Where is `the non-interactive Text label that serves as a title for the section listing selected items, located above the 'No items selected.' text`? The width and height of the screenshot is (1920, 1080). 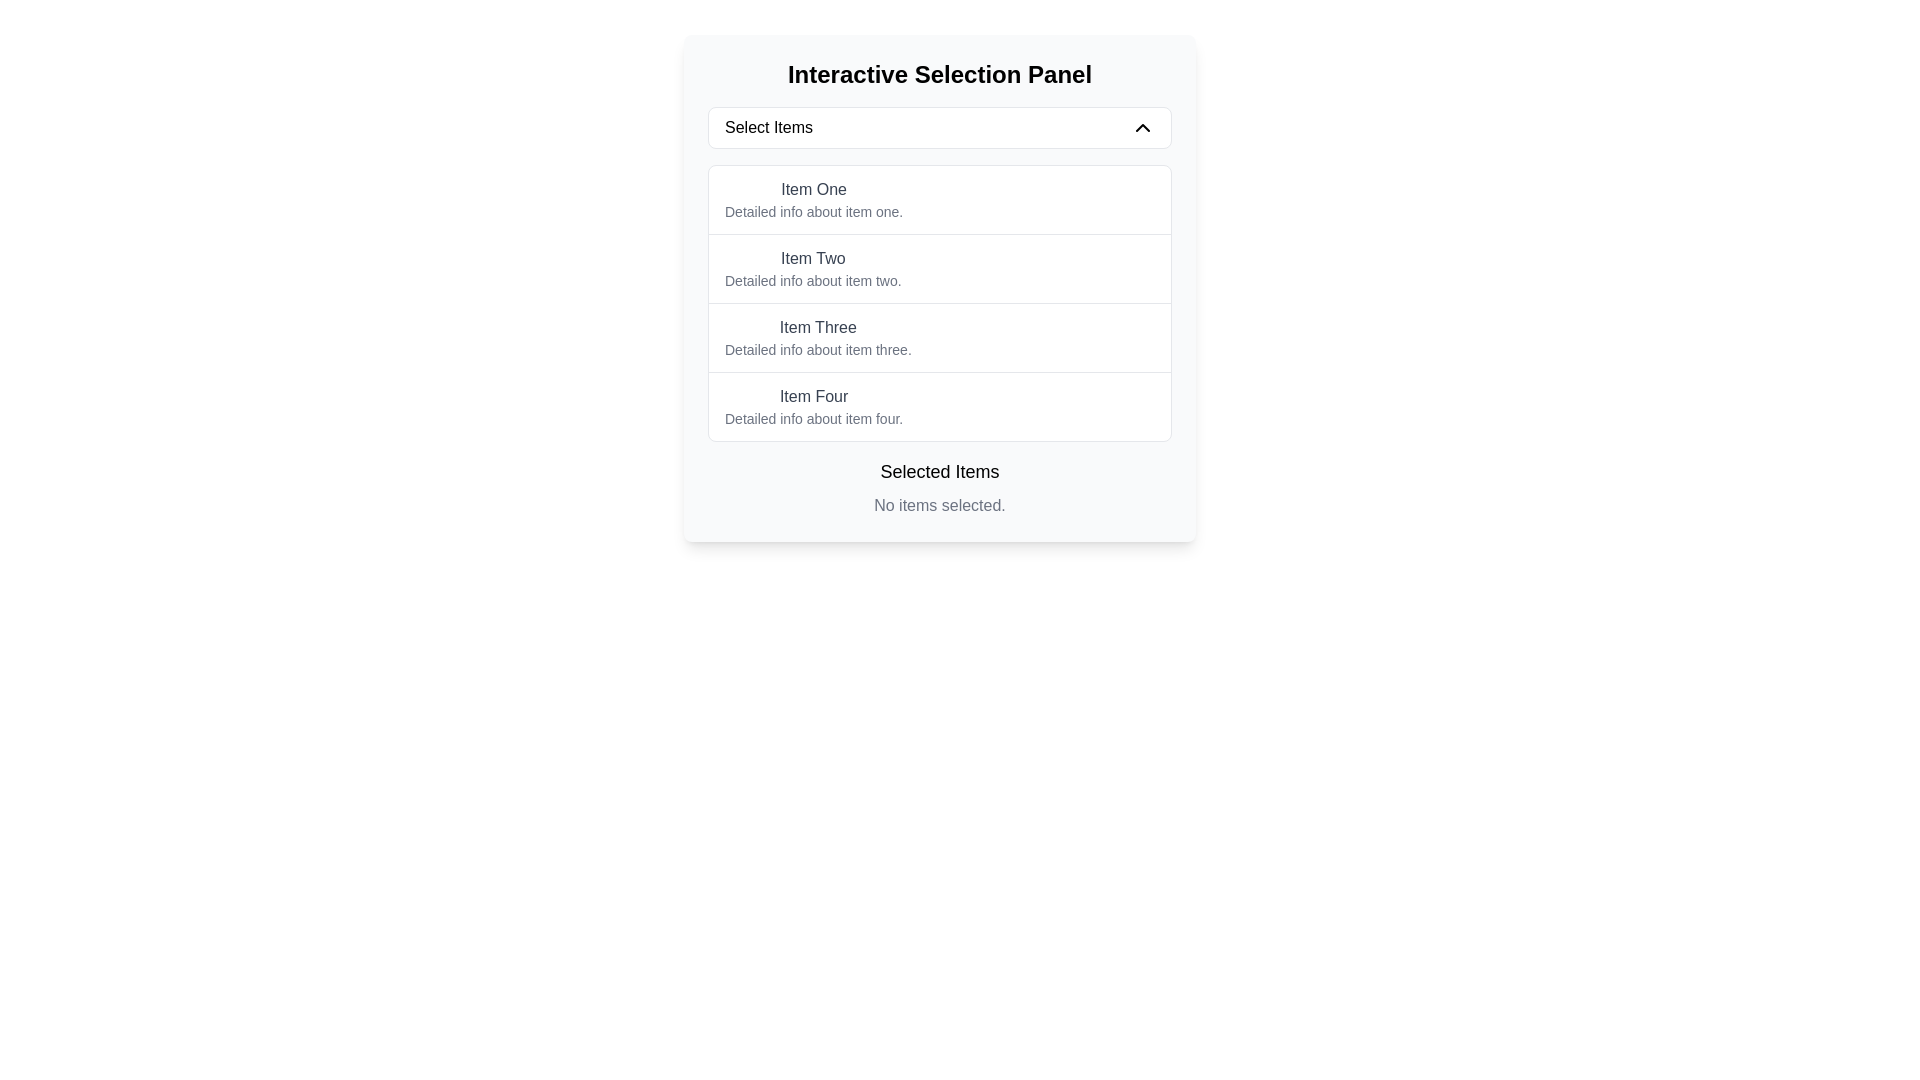 the non-interactive Text label that serves as a title for the section listing selected items, located above the 'No items selected.' text is located at coordinates (939, 471).